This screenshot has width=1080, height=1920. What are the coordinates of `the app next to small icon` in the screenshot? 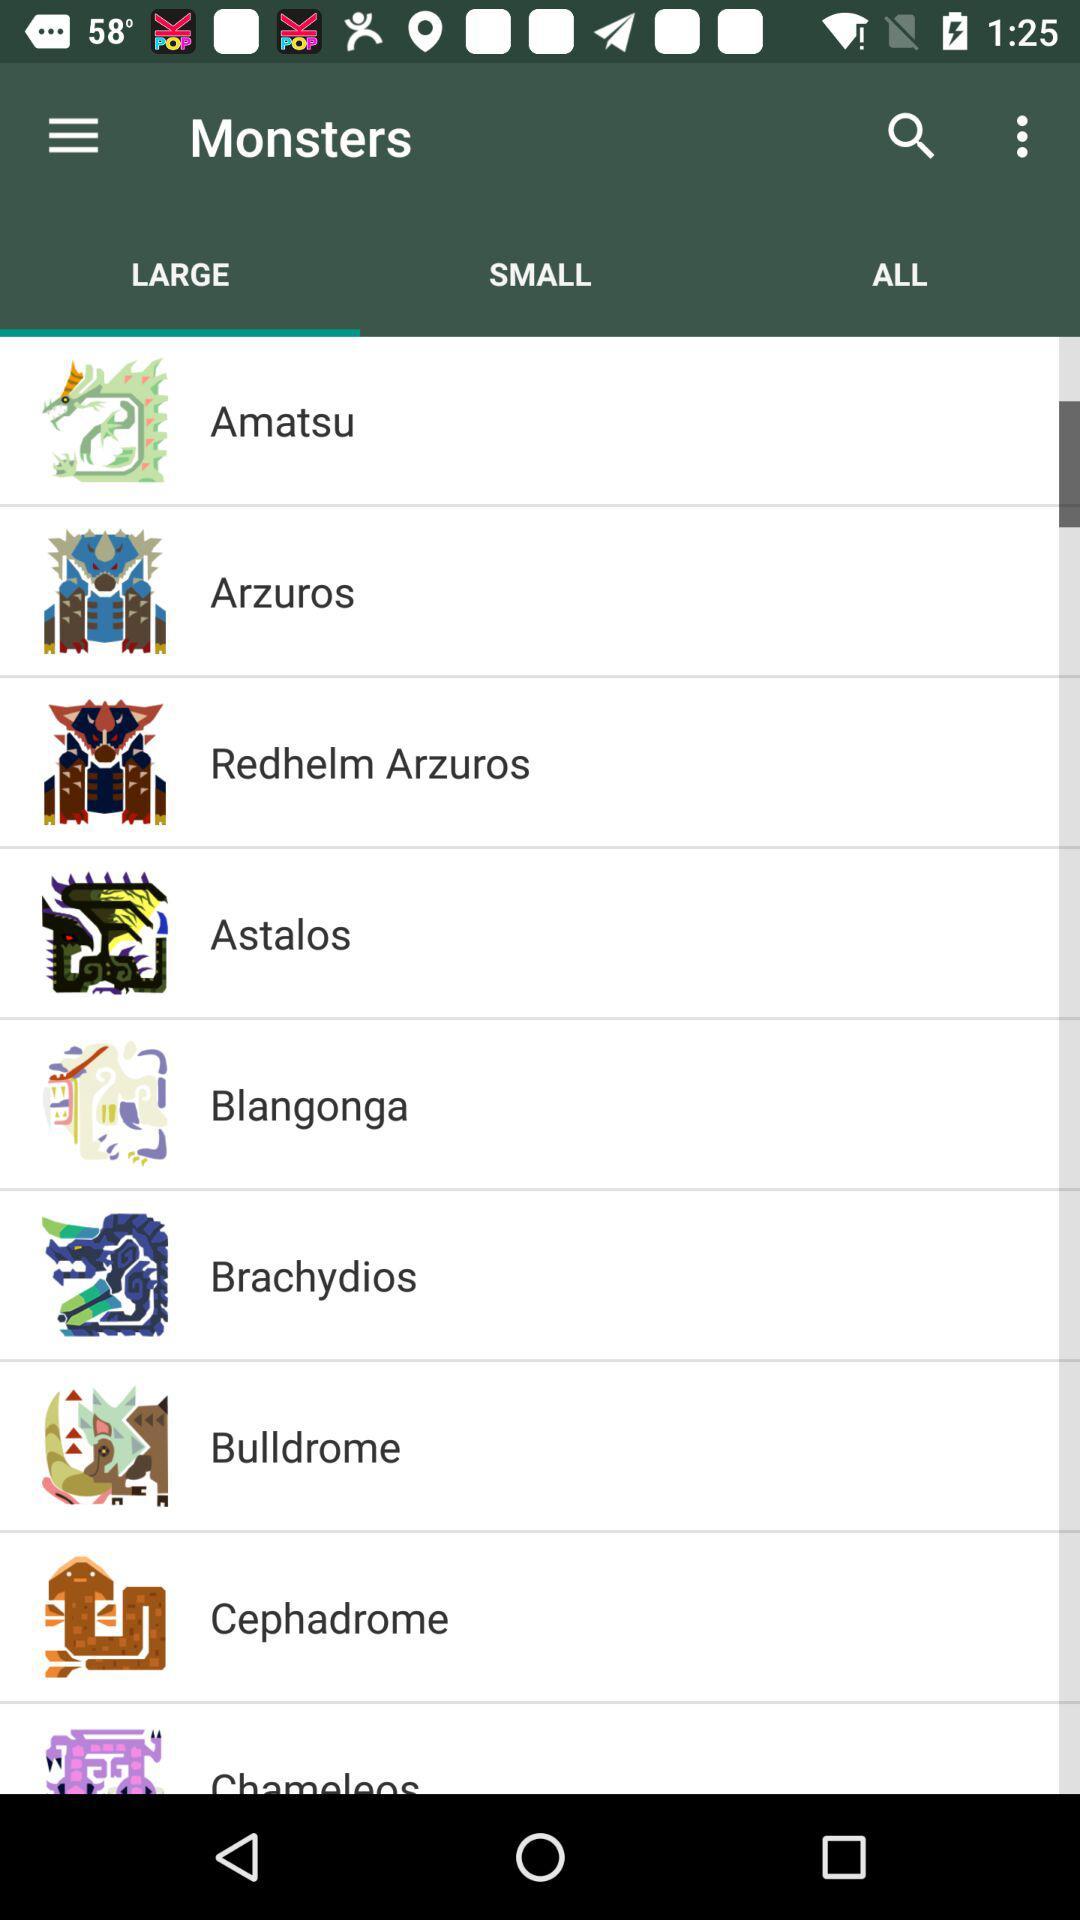 It's located at (898, 272).